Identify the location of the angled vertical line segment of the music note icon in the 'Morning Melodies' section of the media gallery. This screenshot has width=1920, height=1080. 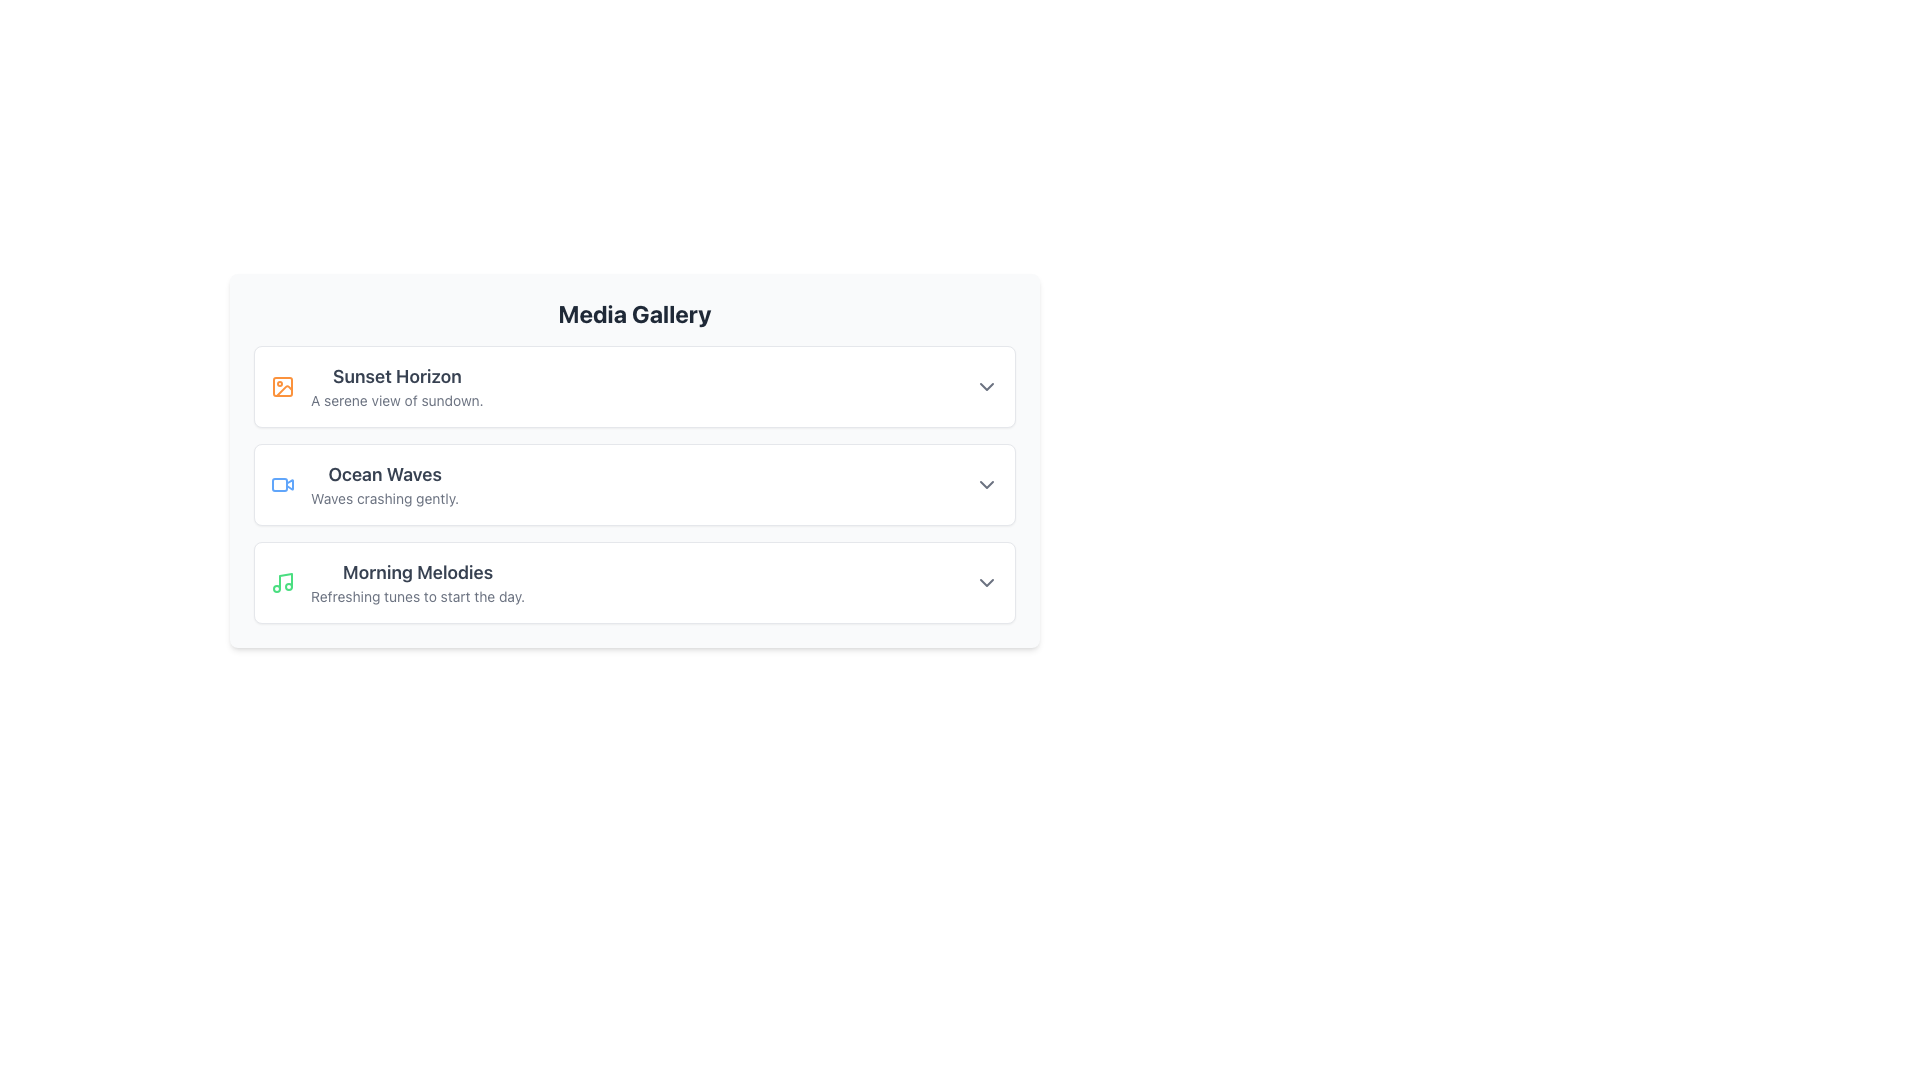
(285, 581).